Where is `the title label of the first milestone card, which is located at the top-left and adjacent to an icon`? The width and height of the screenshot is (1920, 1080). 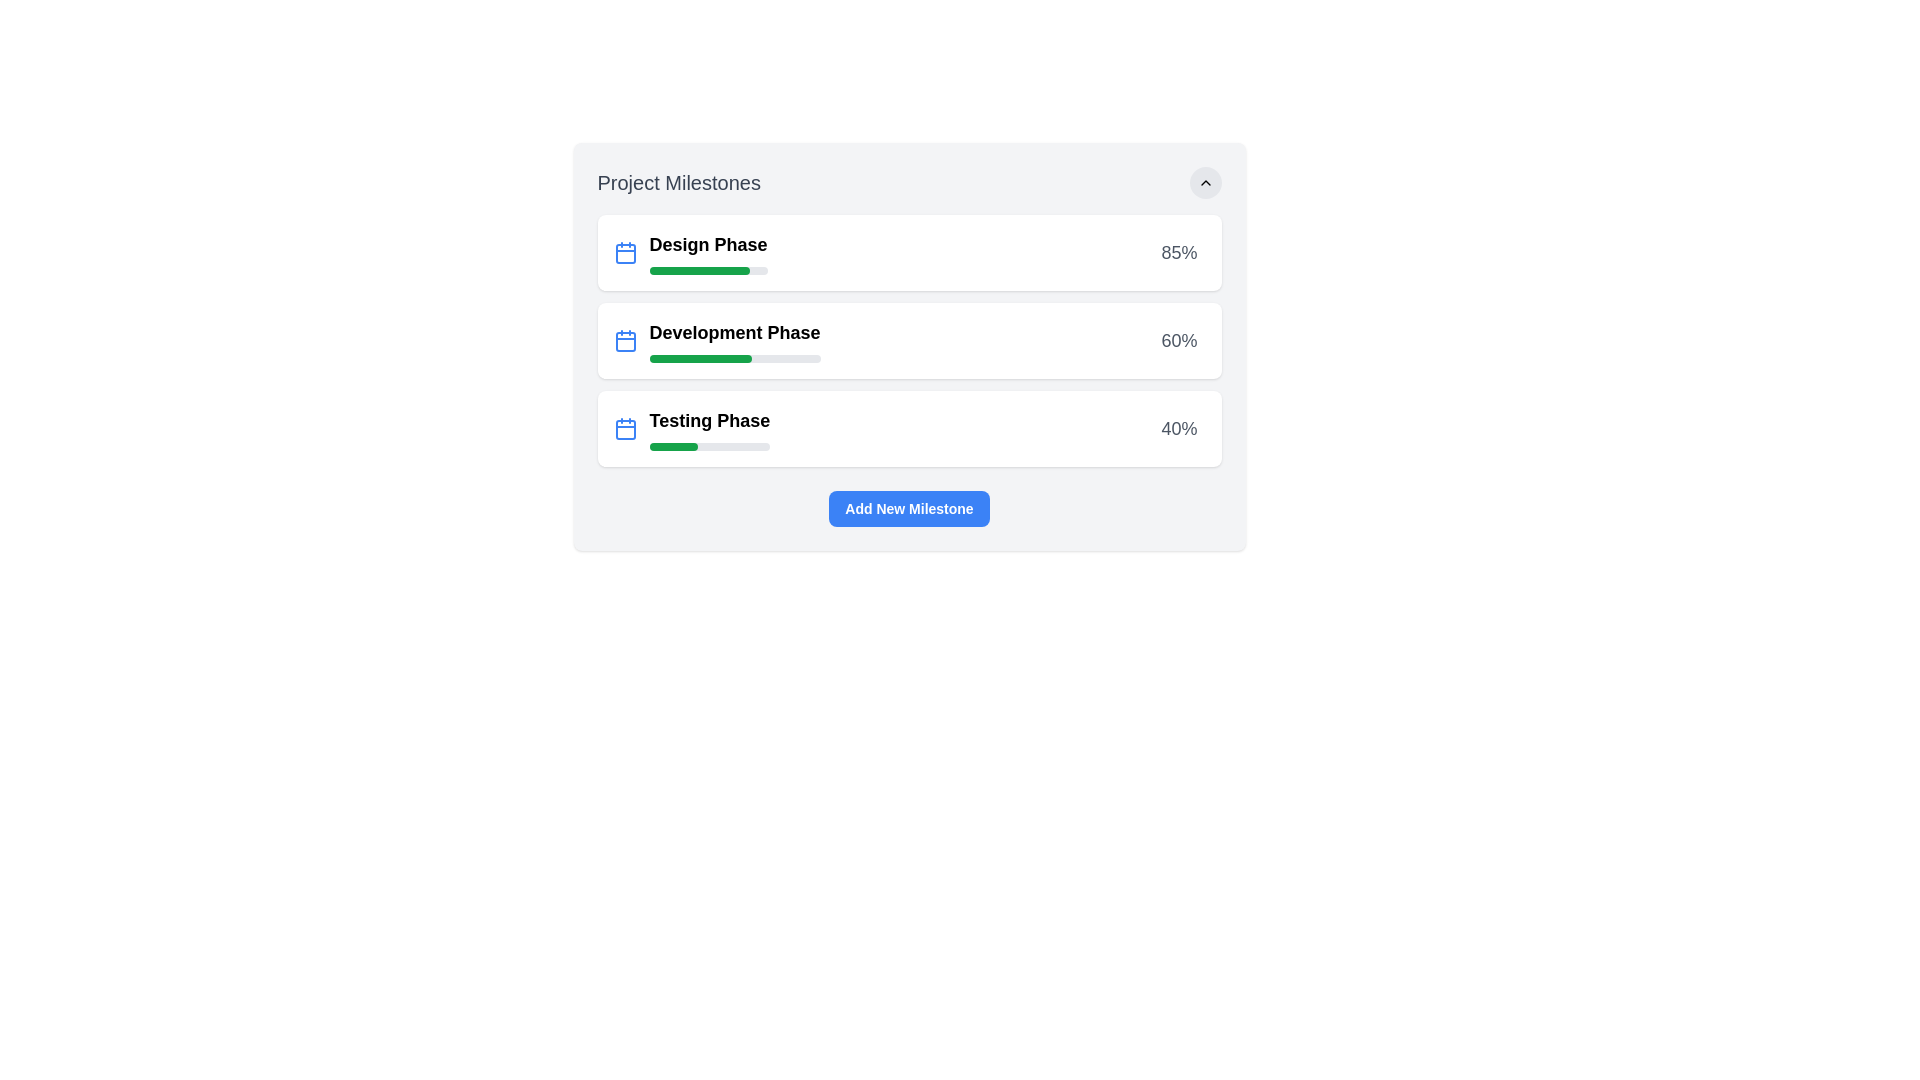
the title label of the first milestone card, which is located at the top-left and adjacent to an icon is located at coordinates (708, 244).